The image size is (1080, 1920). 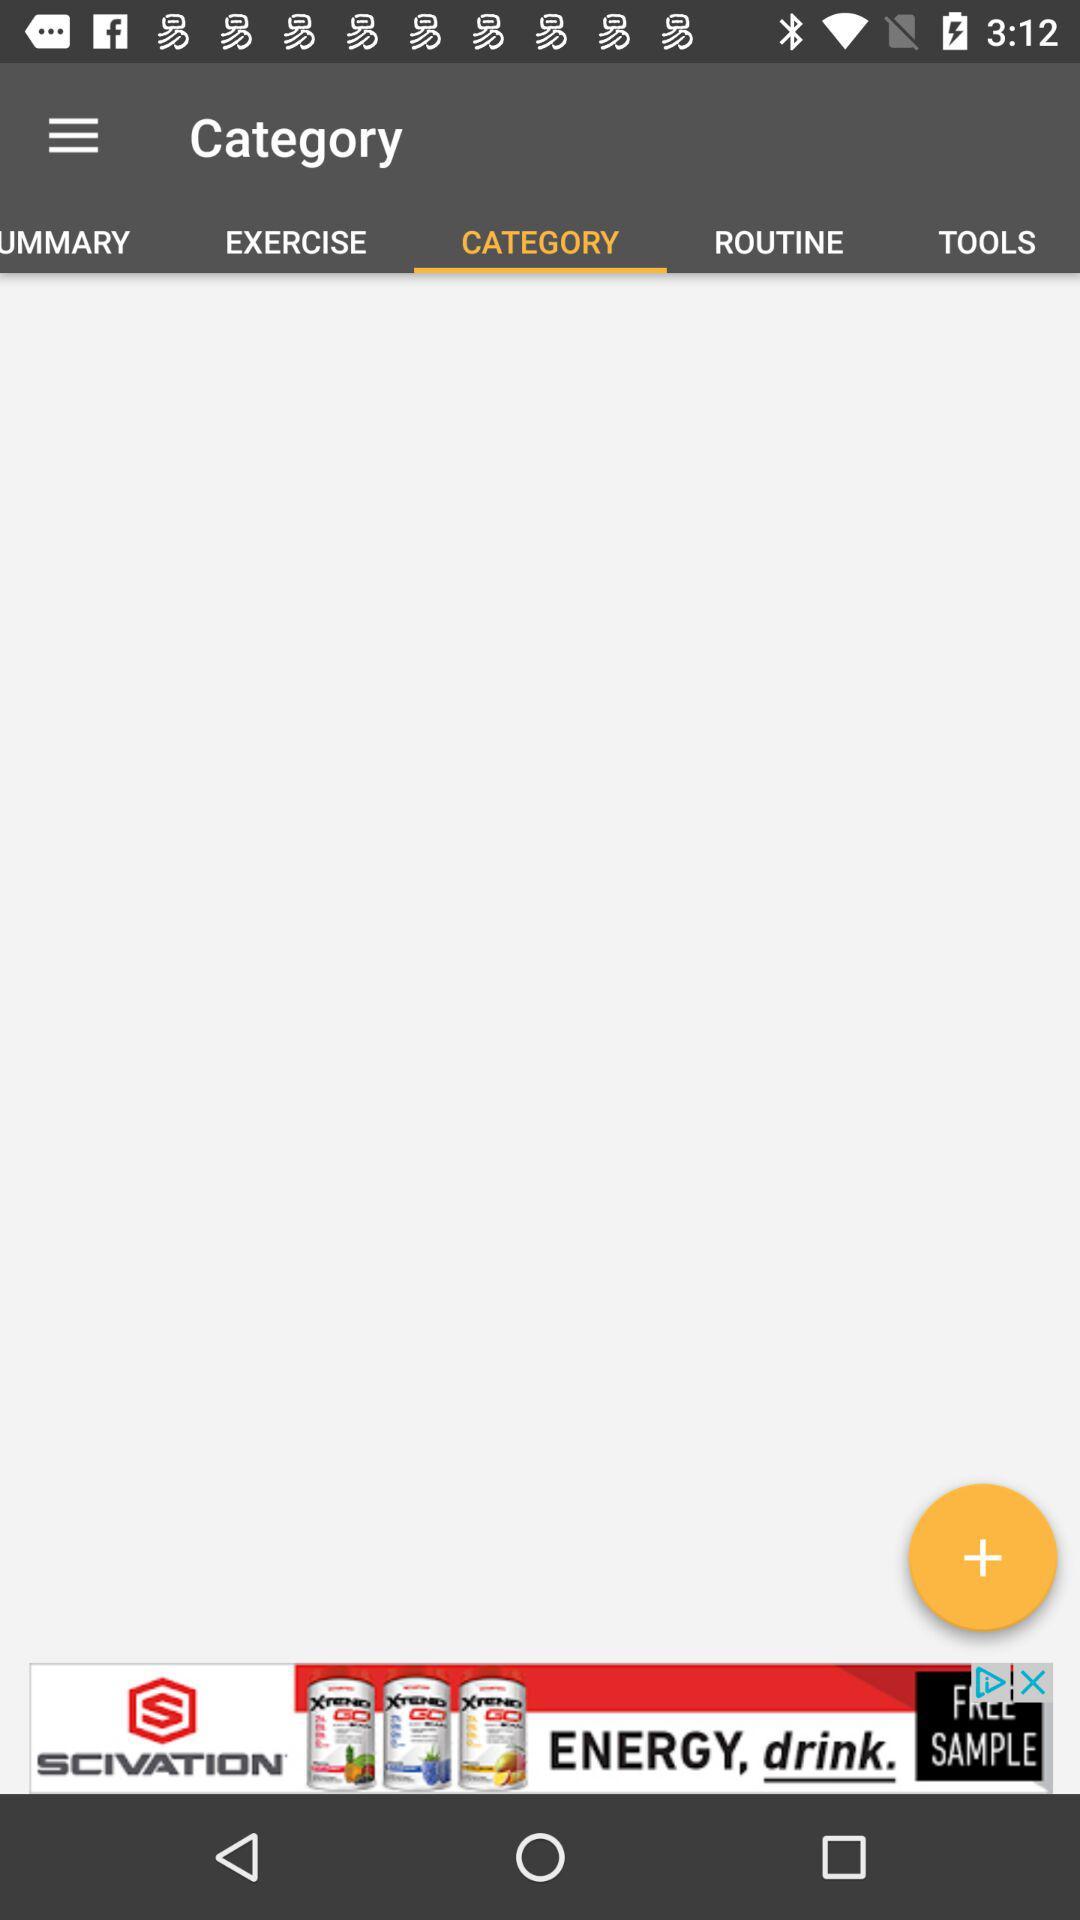 I want to click on the add icon, so click(x=981, y=1564).